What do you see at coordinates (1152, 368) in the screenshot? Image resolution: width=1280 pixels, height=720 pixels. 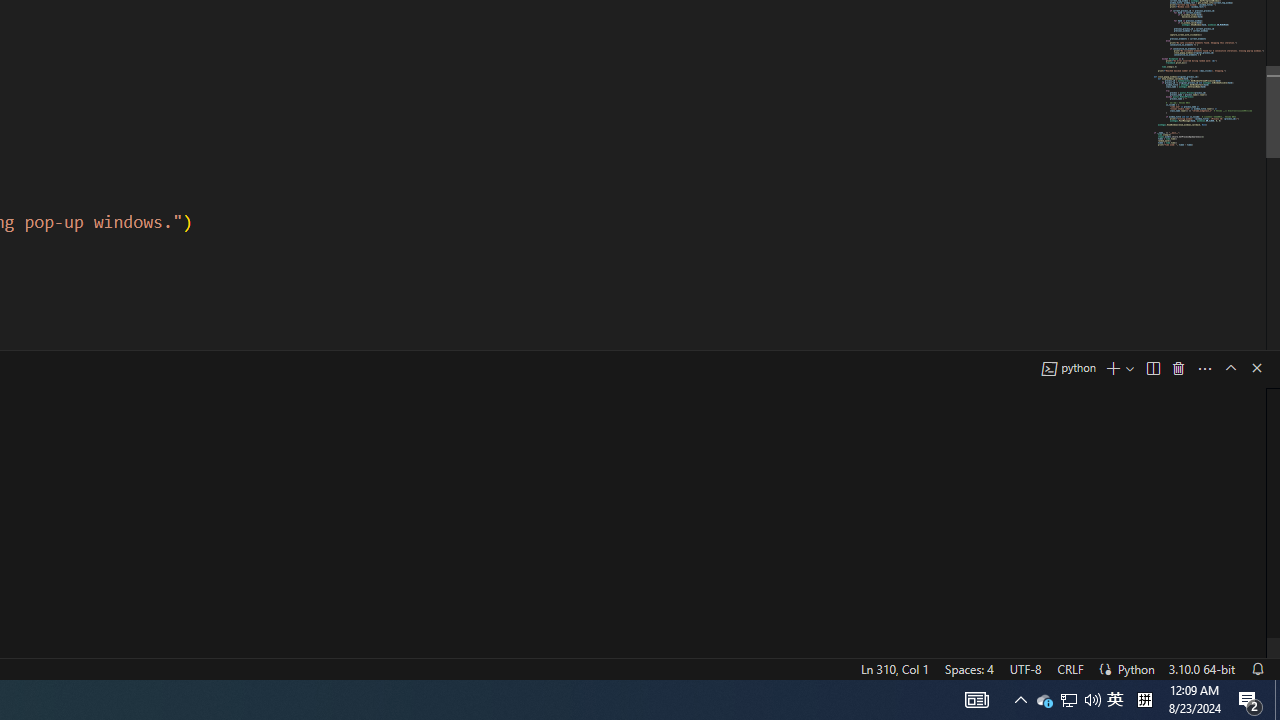 I see `'Split Terminal (Ctrl+Shift+5)'` at bounding box center [1152, 368].